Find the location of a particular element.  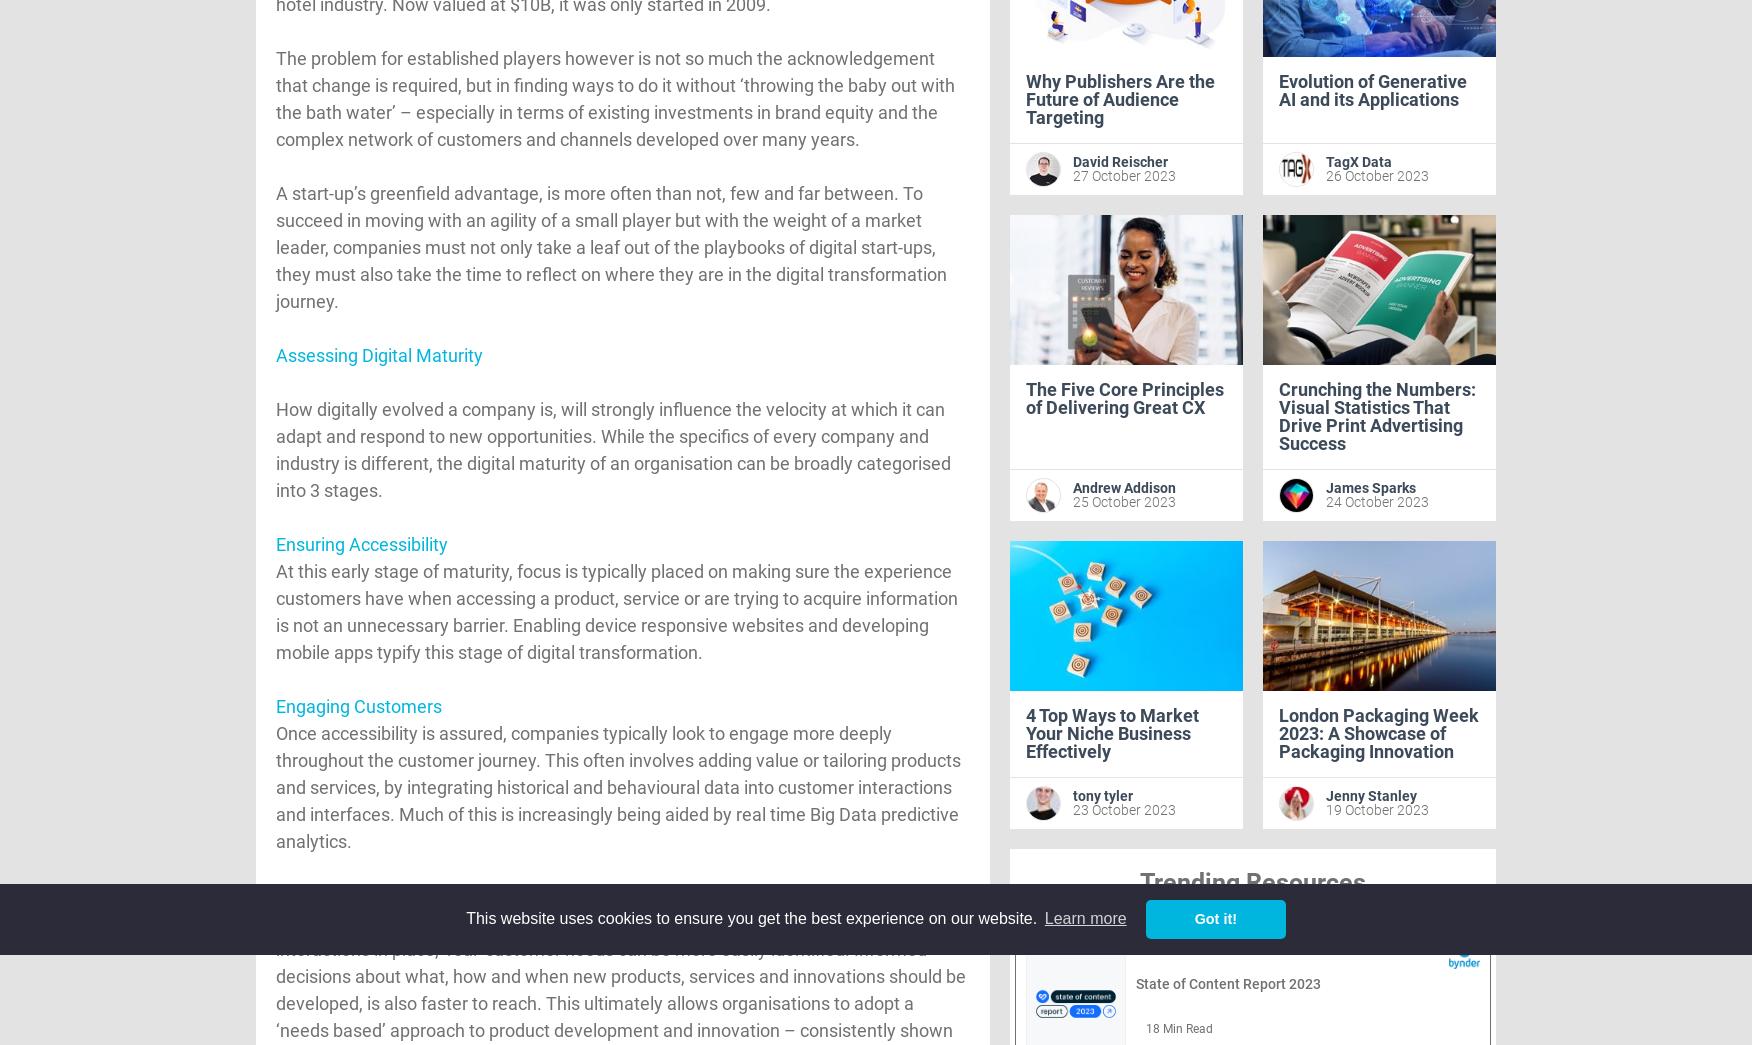

'tony tyler' is located at coordinates (1102, 795).